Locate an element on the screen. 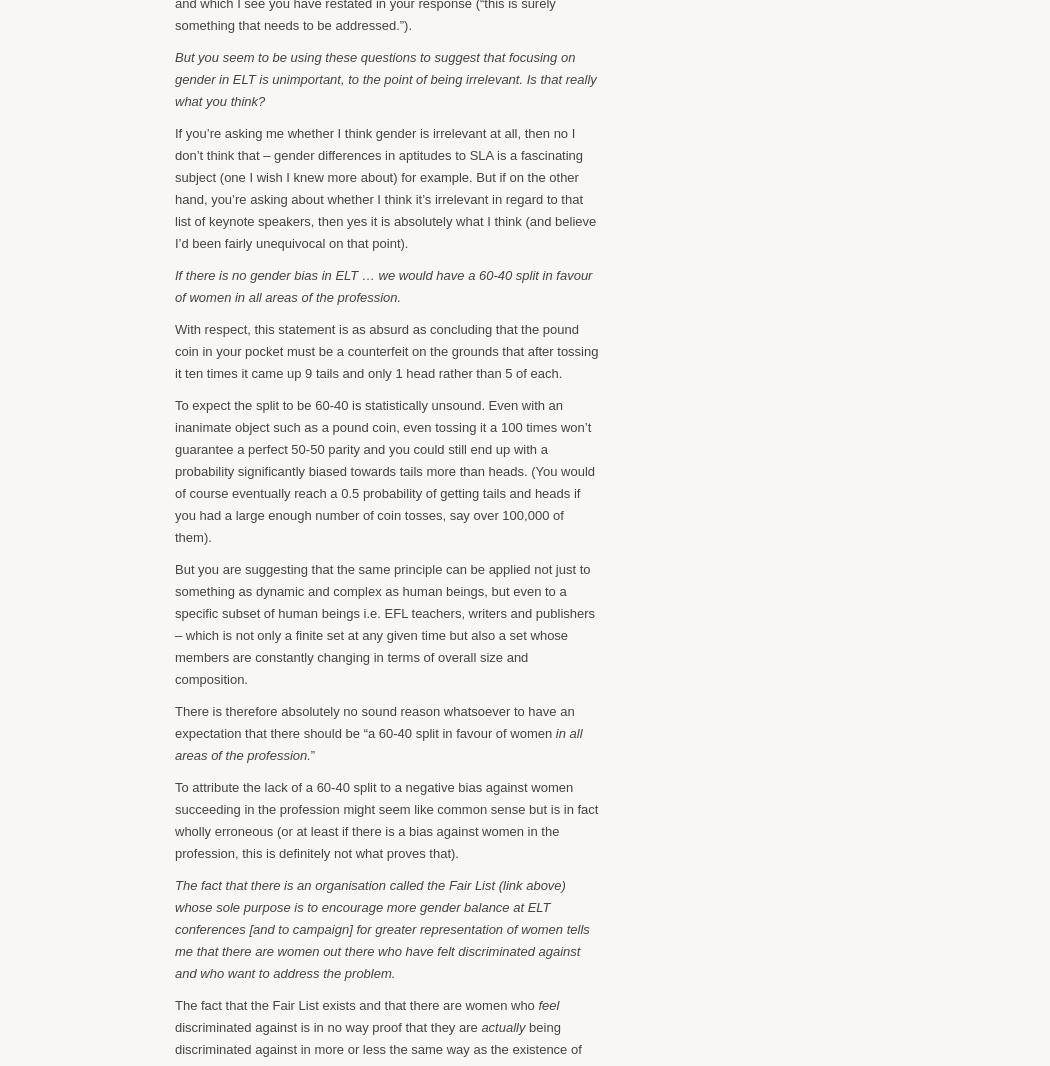 The width and height of the screenshot is (1050, 1066). 'To expect the split to be 60-40 is statistically unsound. Even with an inanimate object such as a pound coin, even tossing it a 100 times won’t guarantee a perfect 50-50 parity and you could still end up with a probability significantly biased towards tails more than heads. (You would of course eventually reach a 0.5 probability of getting tails and heads if you had a large enough number of coin tosses, say over 100,000 of them).' is located at coordinates (385, 470).